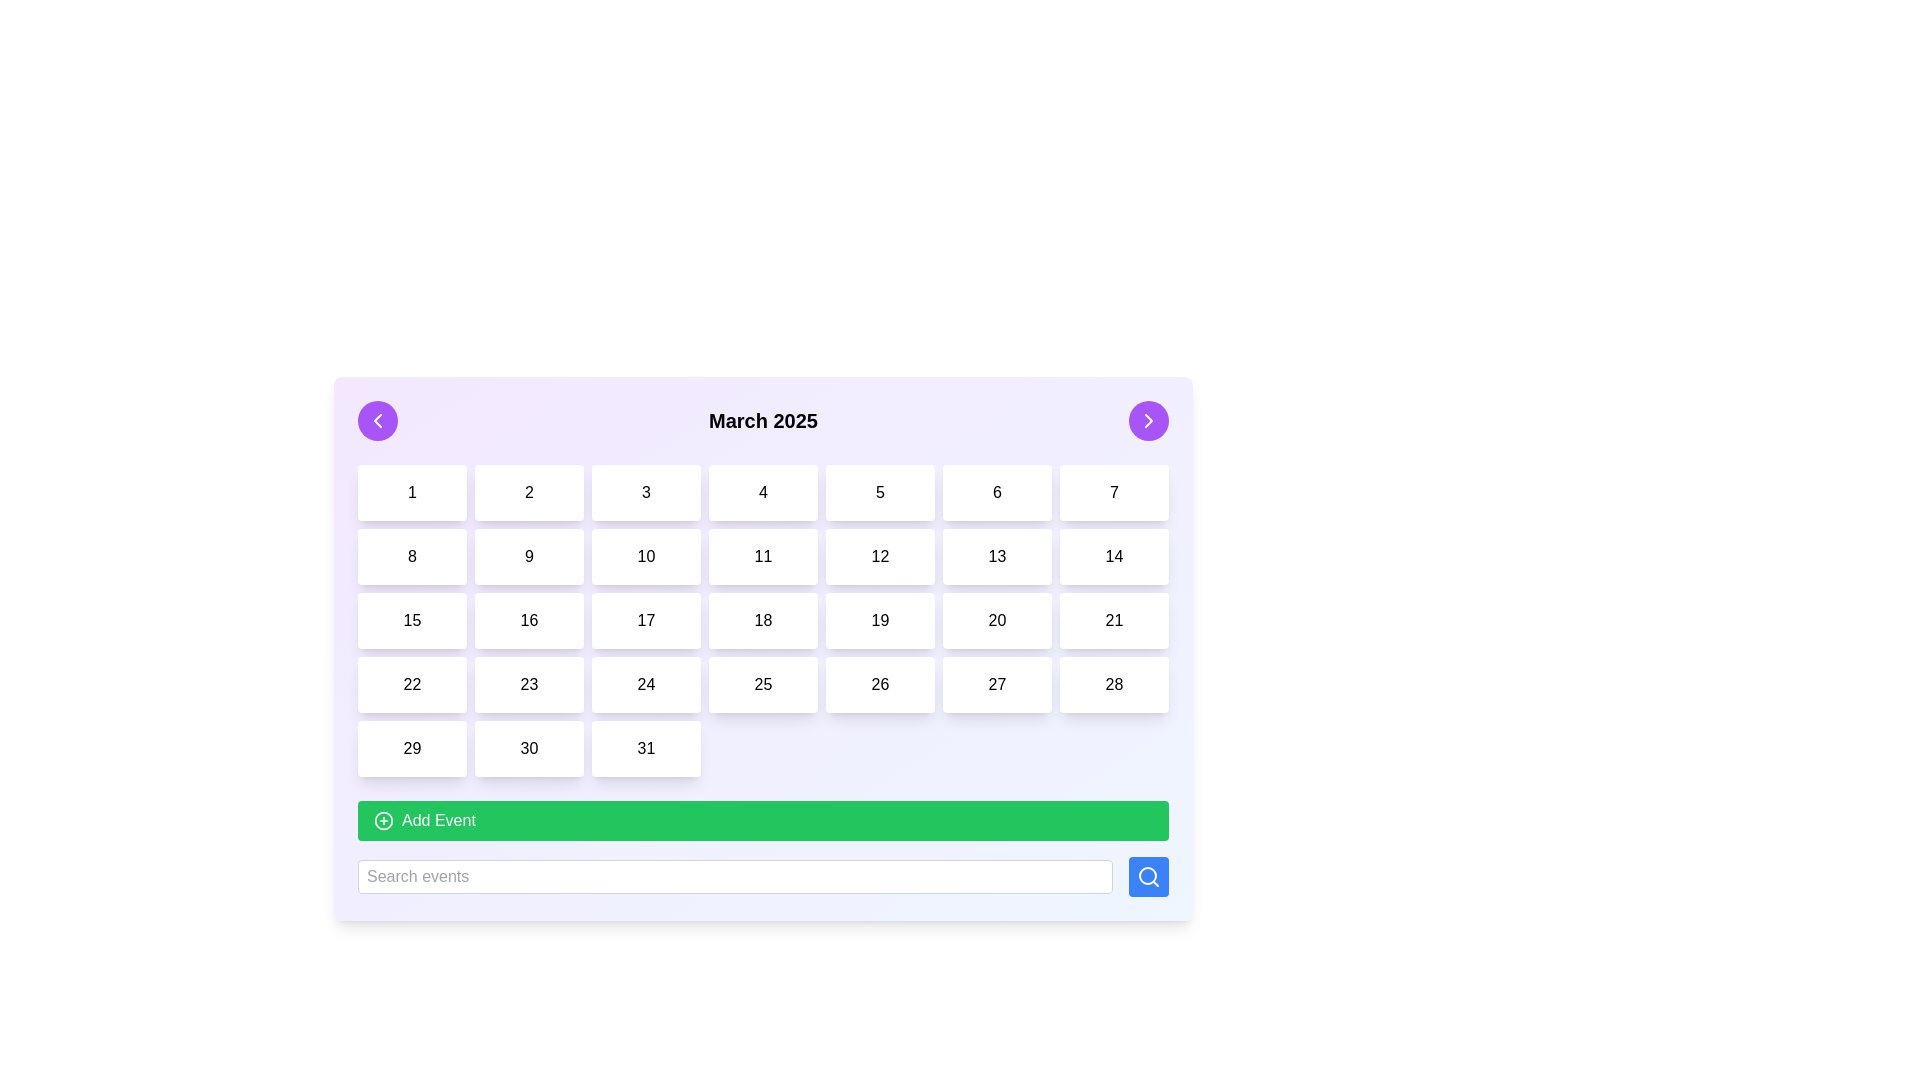  I want to click on the Date Tile displaying the number '5', which is a white rectangular block with rounded corners located centrally in the upper portion of the calendar layout, so click(880, 493).